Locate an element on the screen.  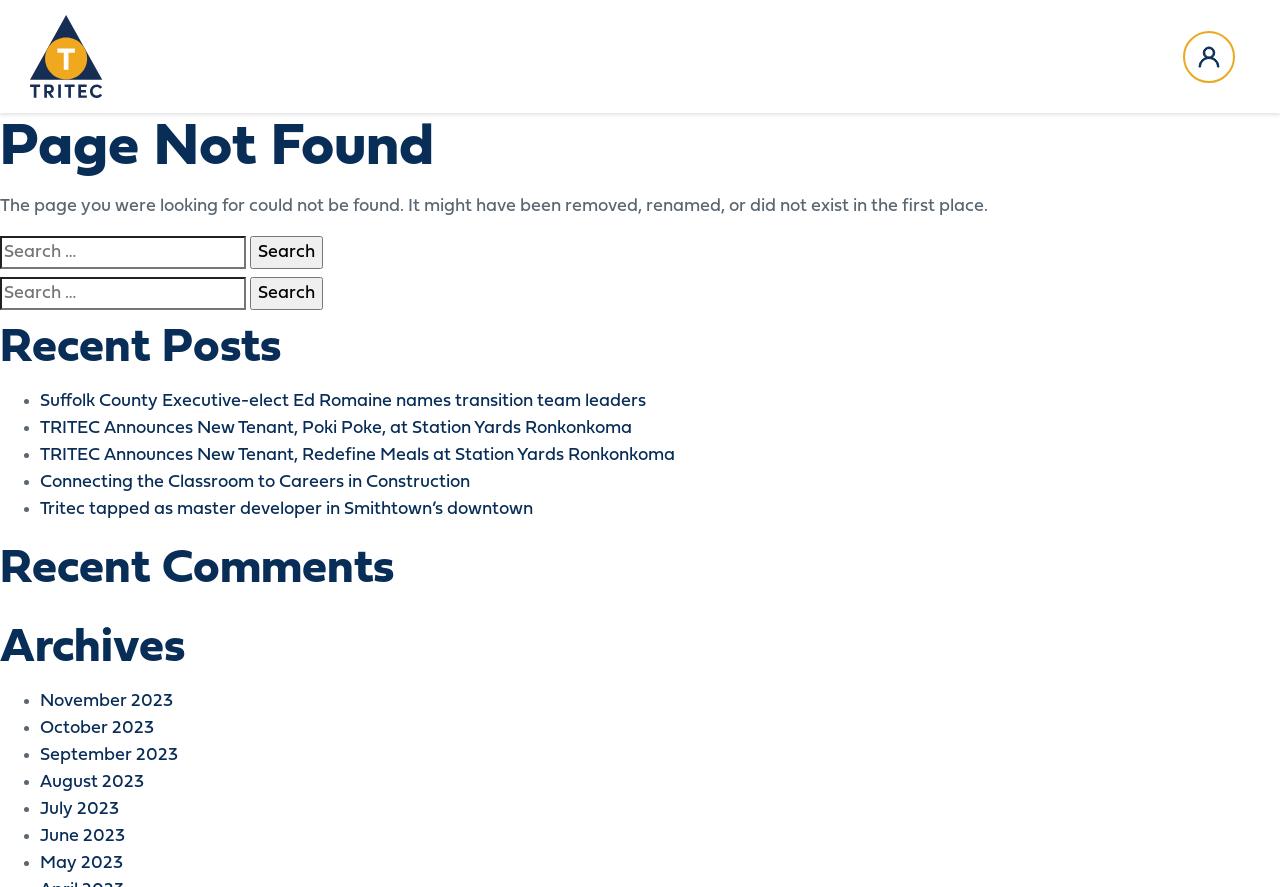
'Page Not Found' is located at coordinates (216, 148).